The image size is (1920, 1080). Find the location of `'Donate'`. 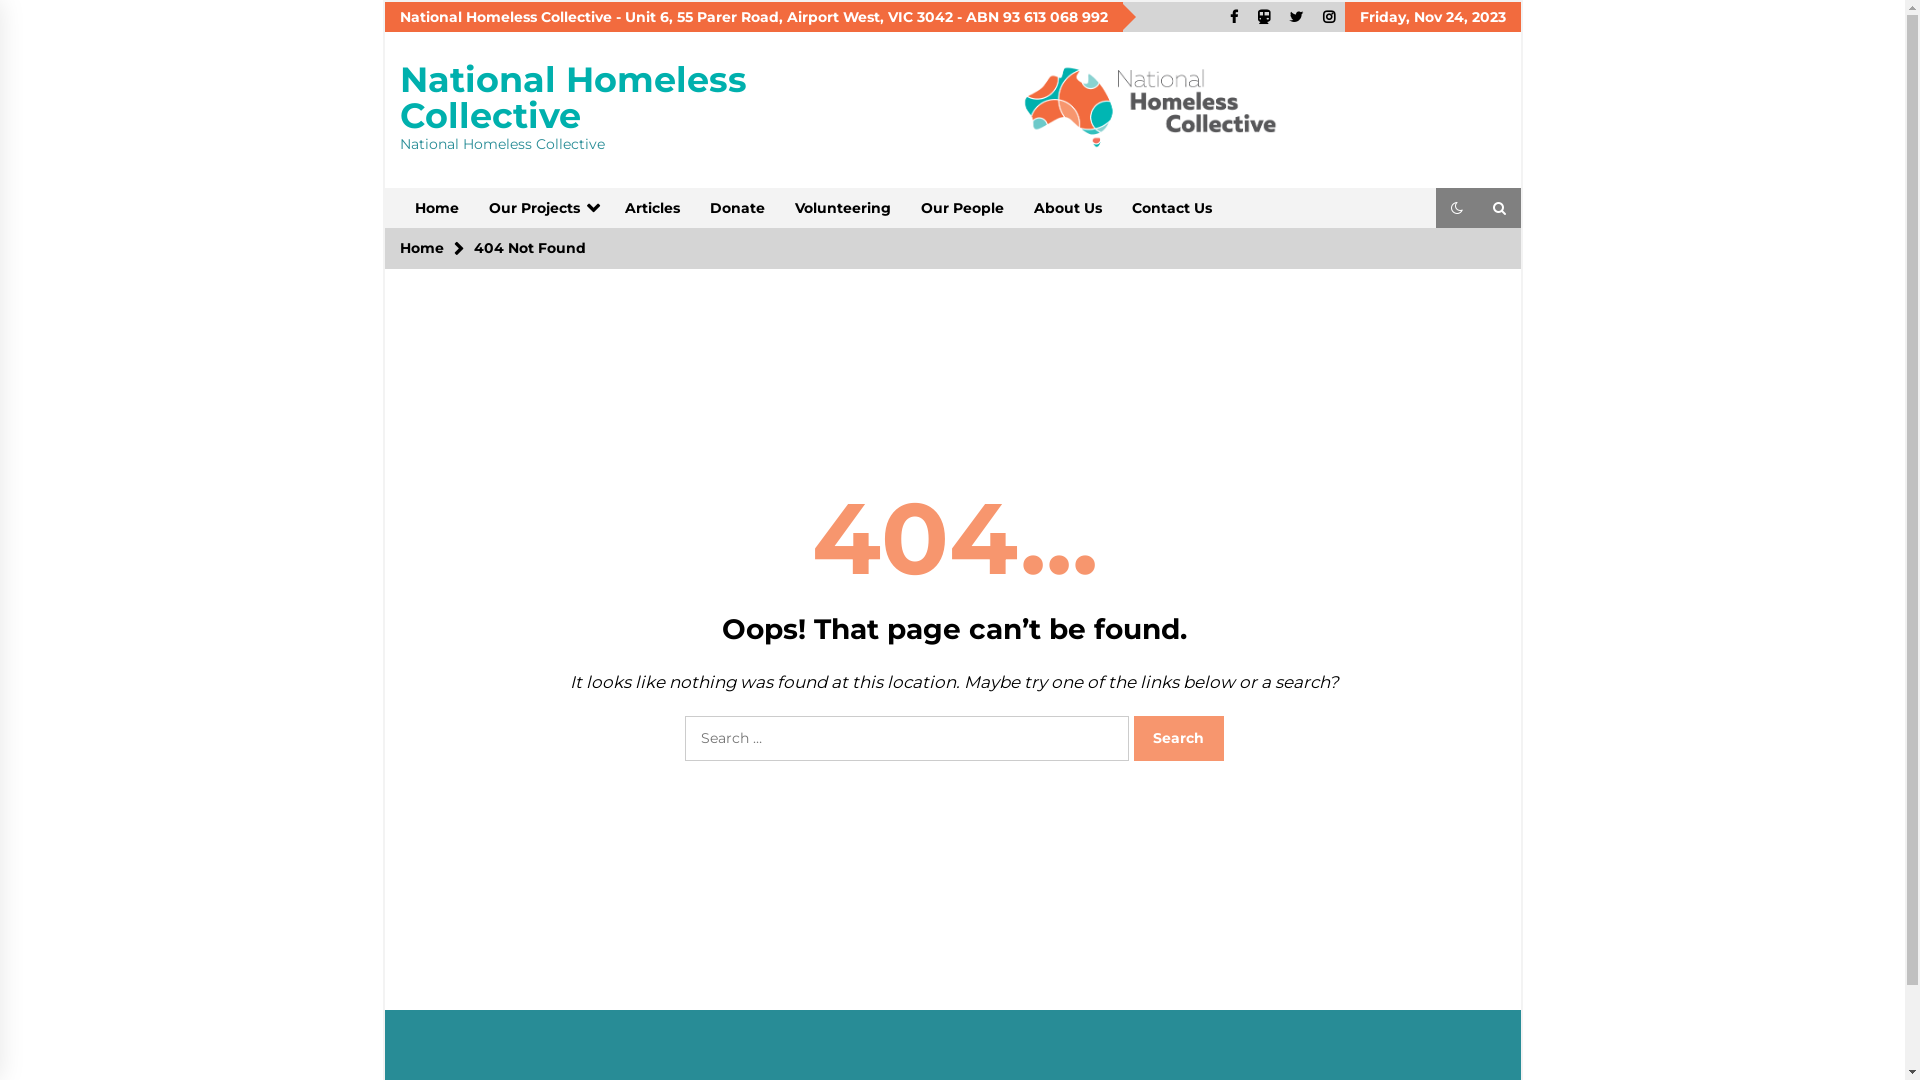

'Donate' is located at coordinates (735, 208).